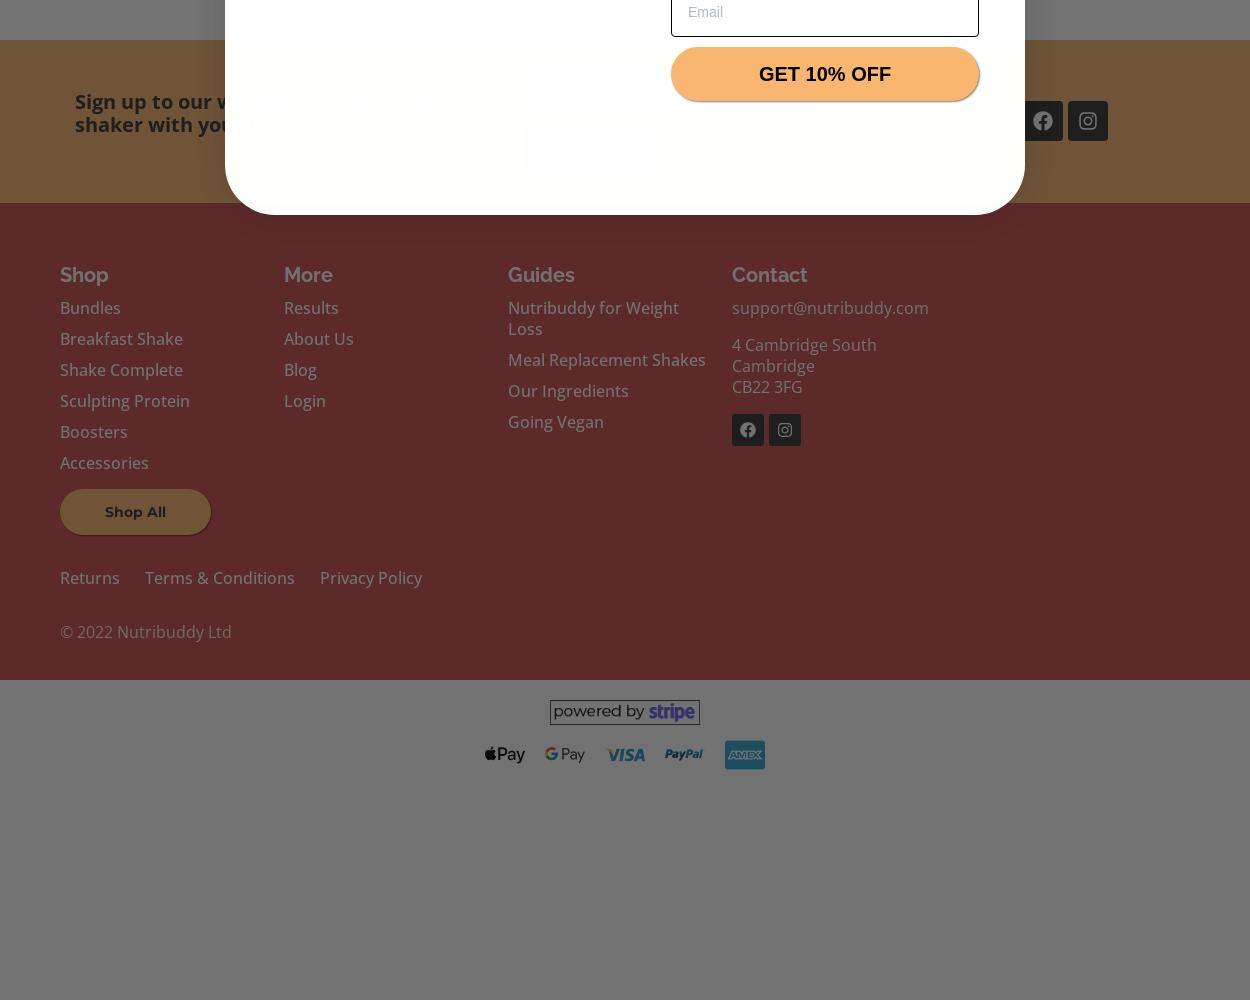  Describe the element at coordinates (555, 421) in the screenshot. I see `'Going Vegan'` at that location.